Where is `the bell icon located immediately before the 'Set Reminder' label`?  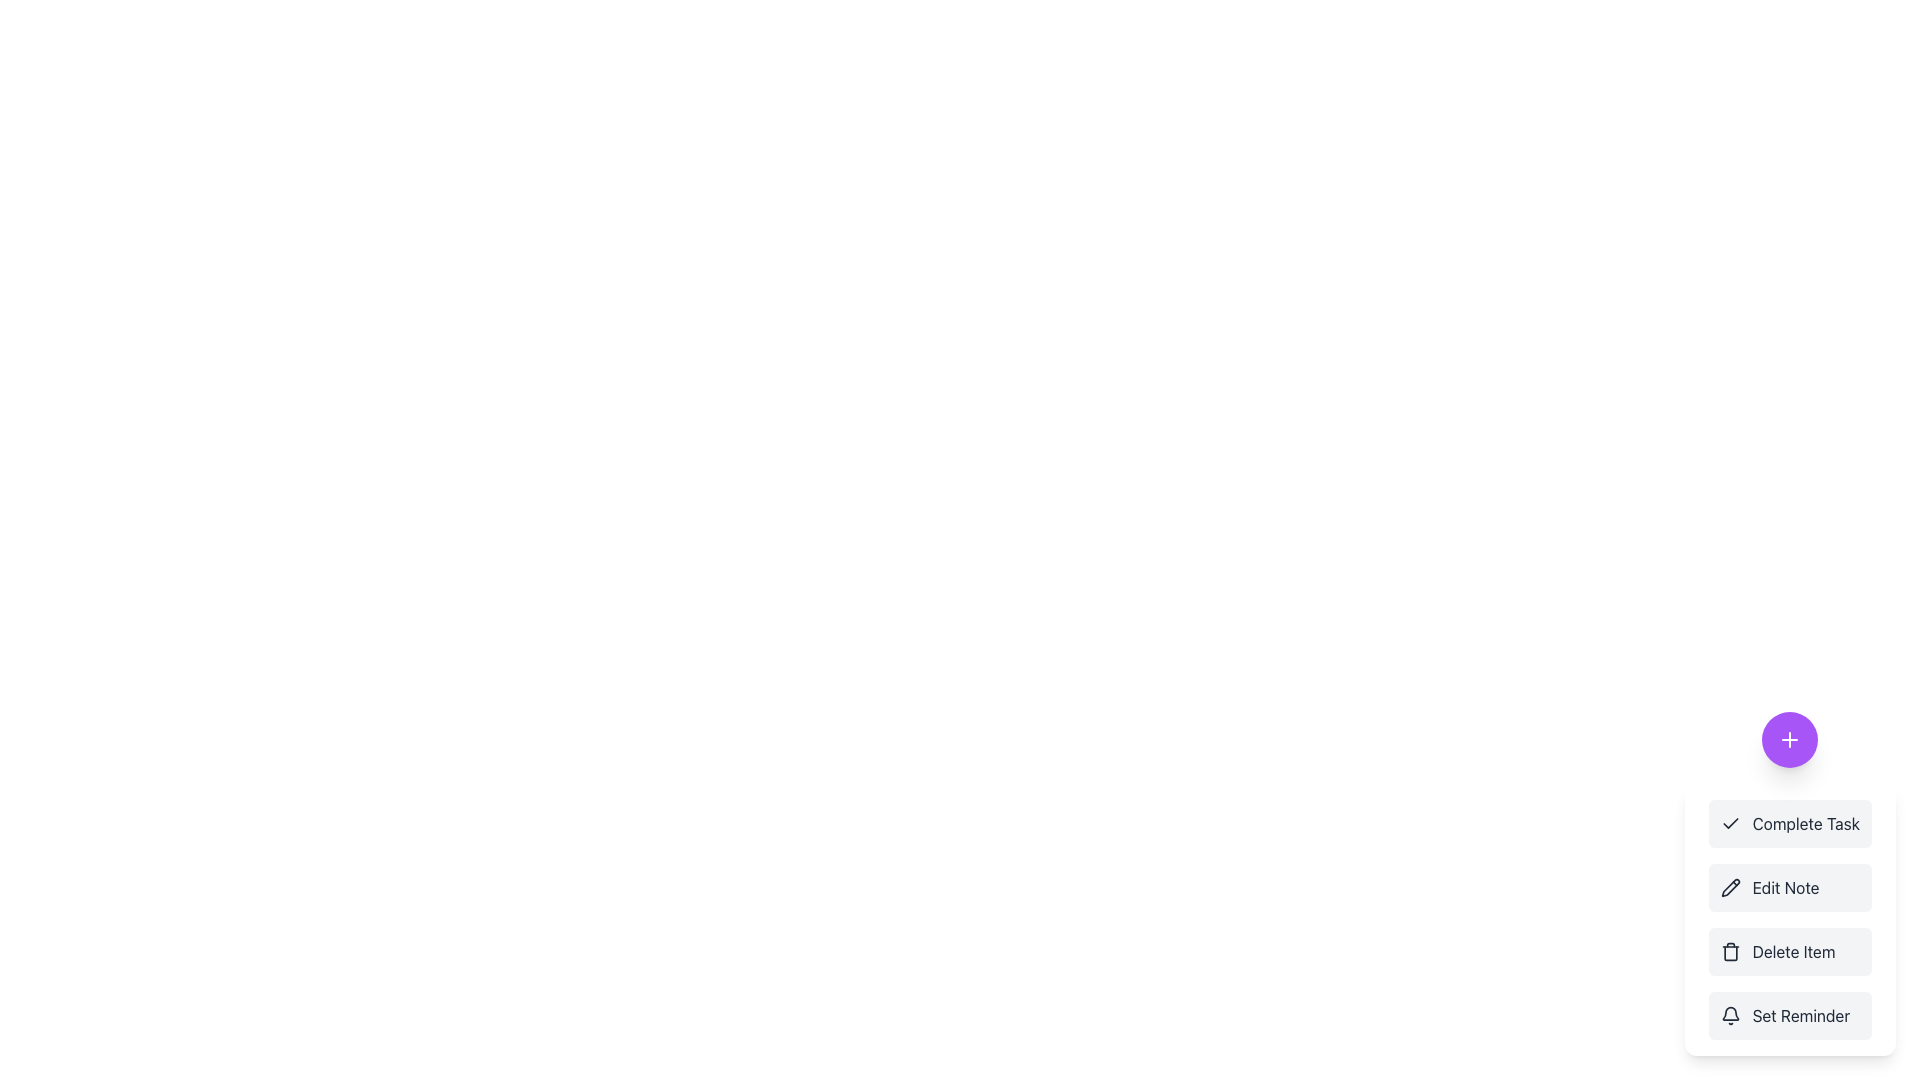 the bell icon located immediately before the 'Set Reminder' label is located at coordinates (1729, 1015).